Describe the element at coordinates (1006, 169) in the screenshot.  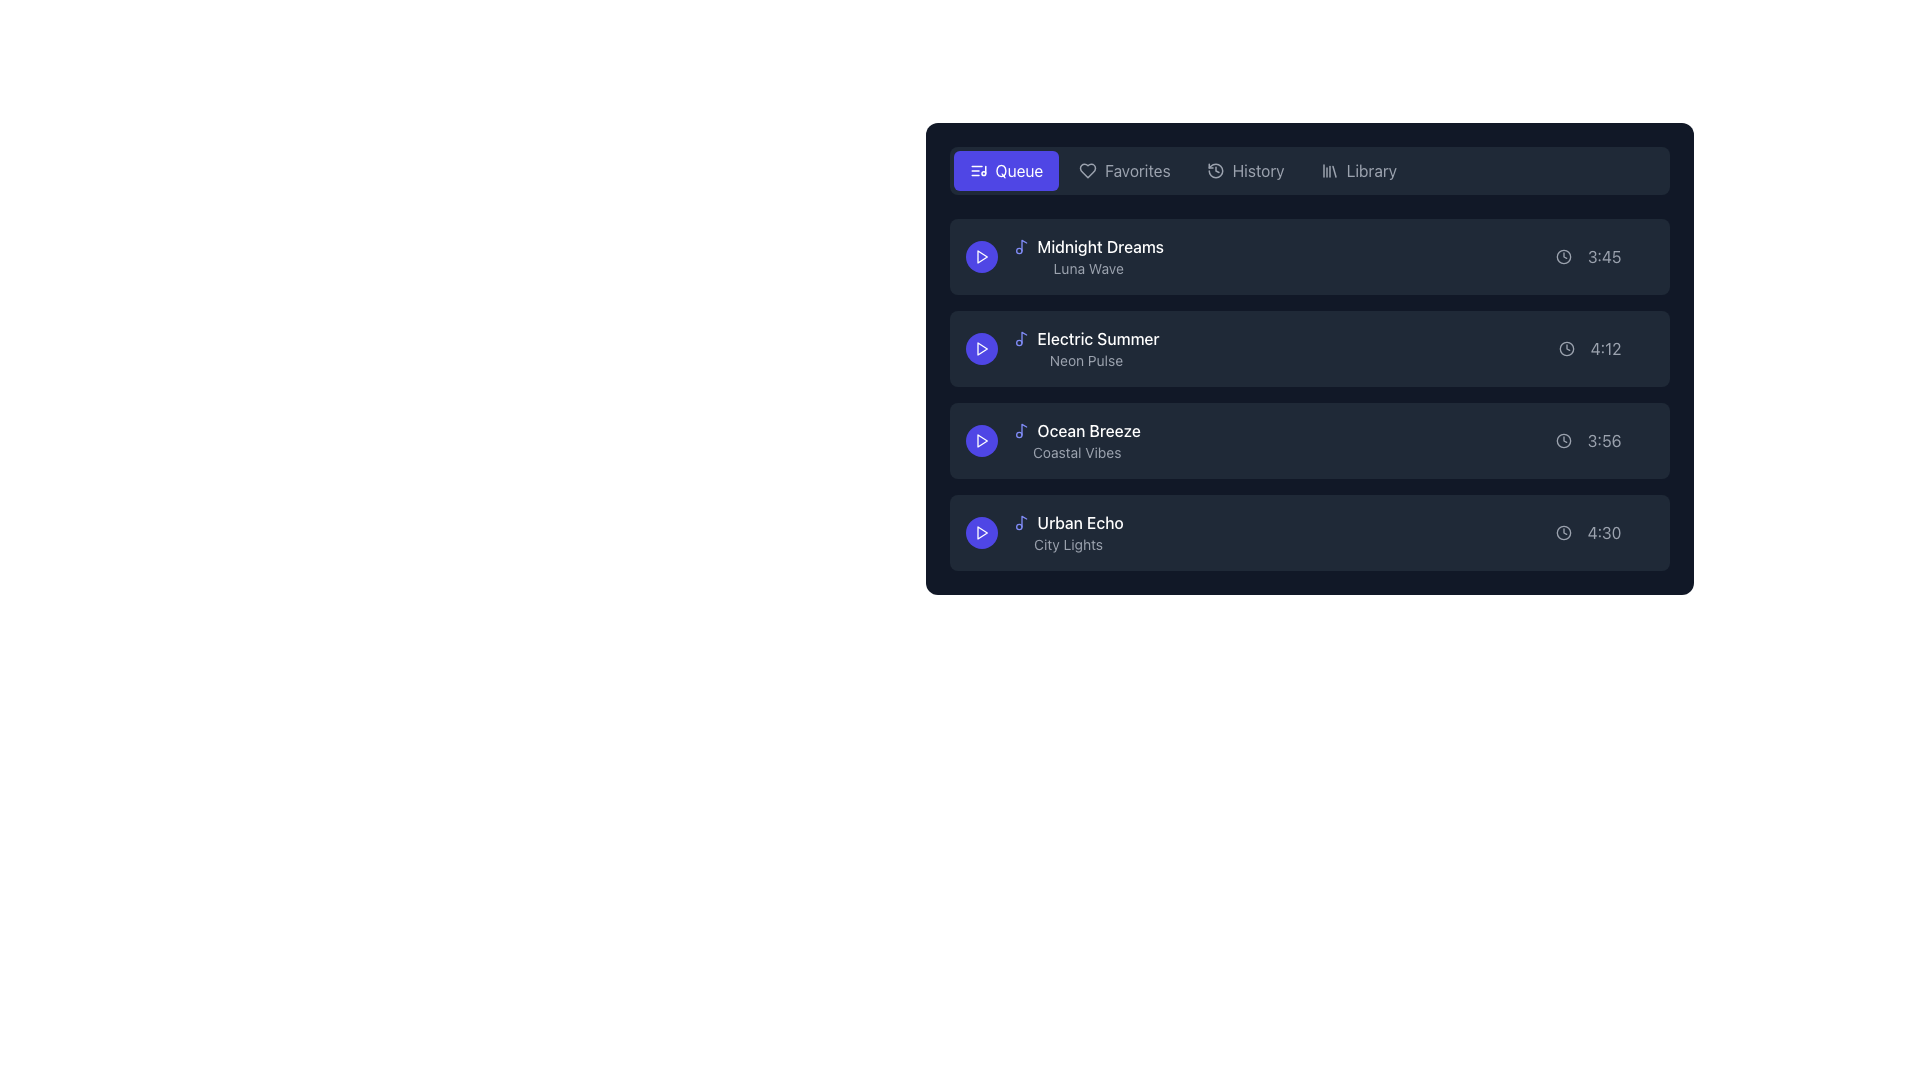
I see `the leftmost button in the horizontal navigation bar` at that location.